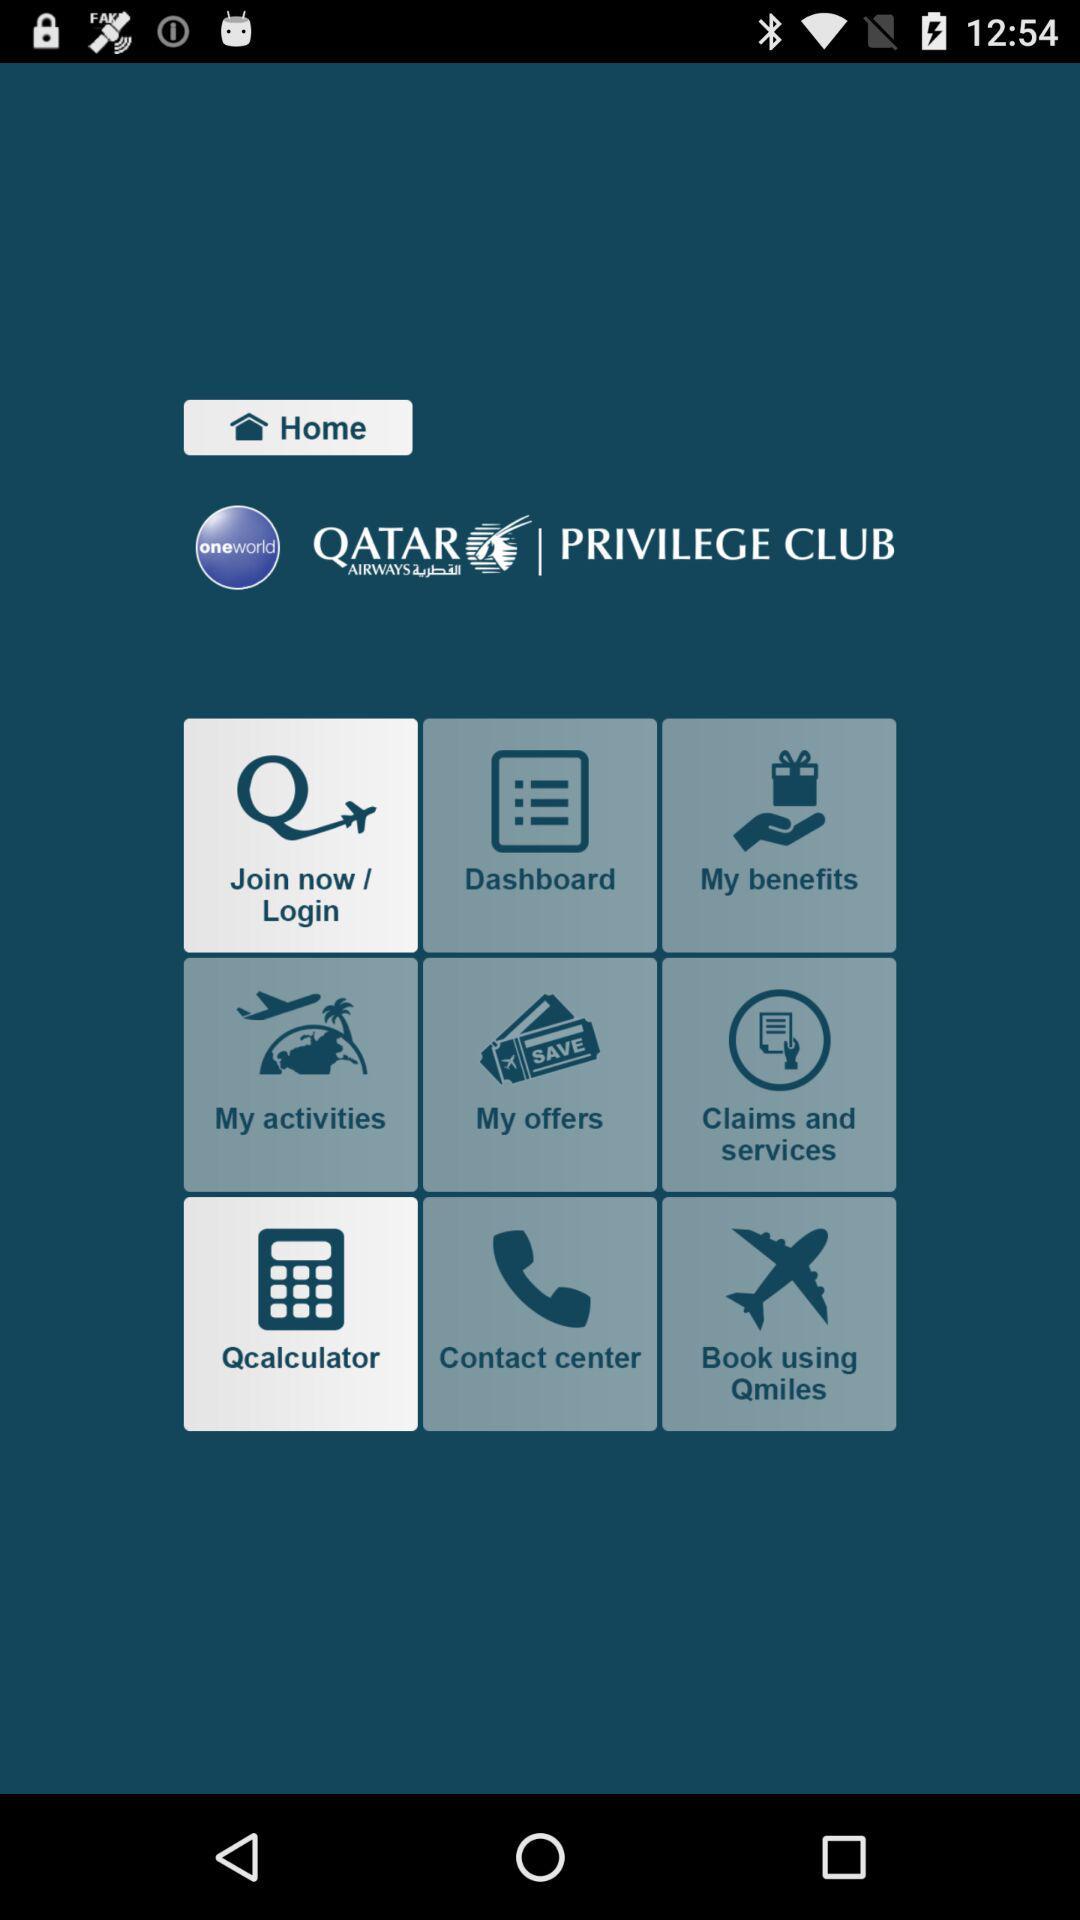  Describe the element at coordinates (298, 426) in the screenshot. I see `home button` at that location.